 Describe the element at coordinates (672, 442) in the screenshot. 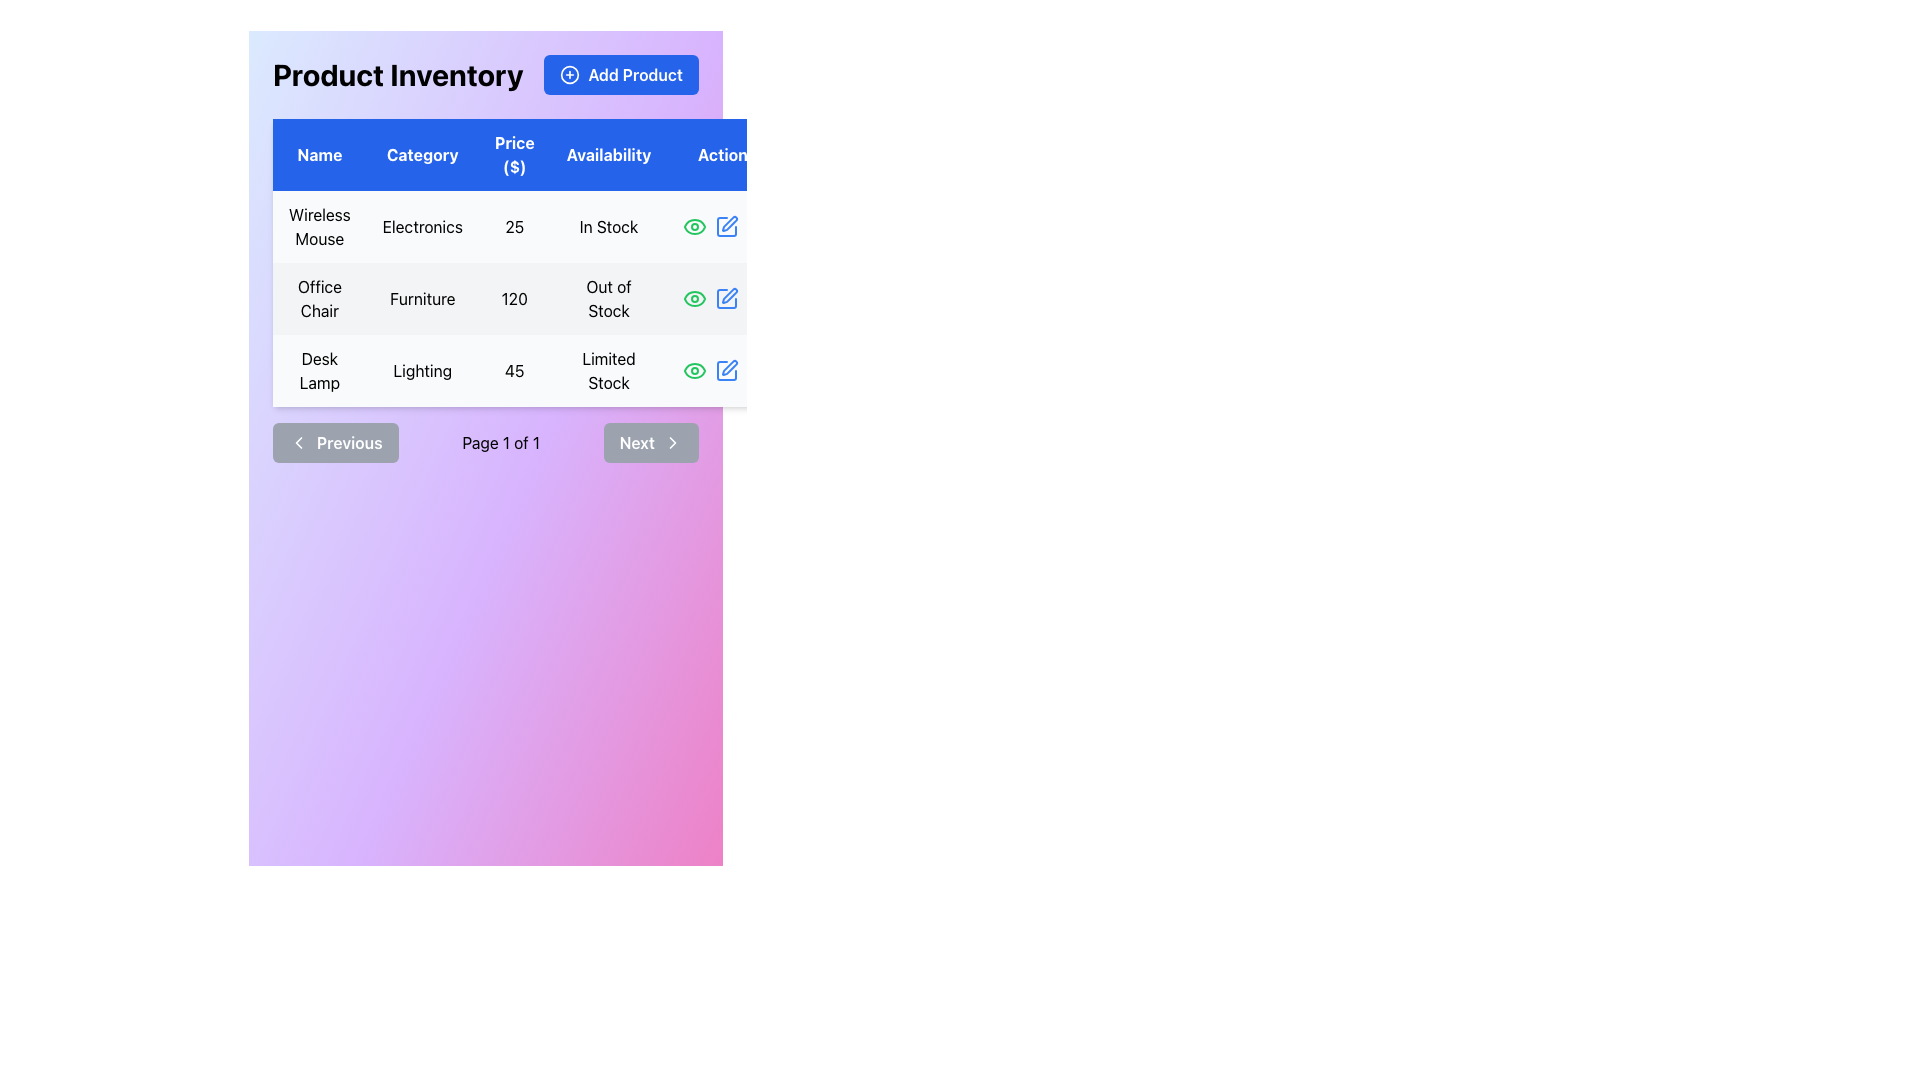

I see `the 'Next' button which contains the arrow icon on its right side` at that location.